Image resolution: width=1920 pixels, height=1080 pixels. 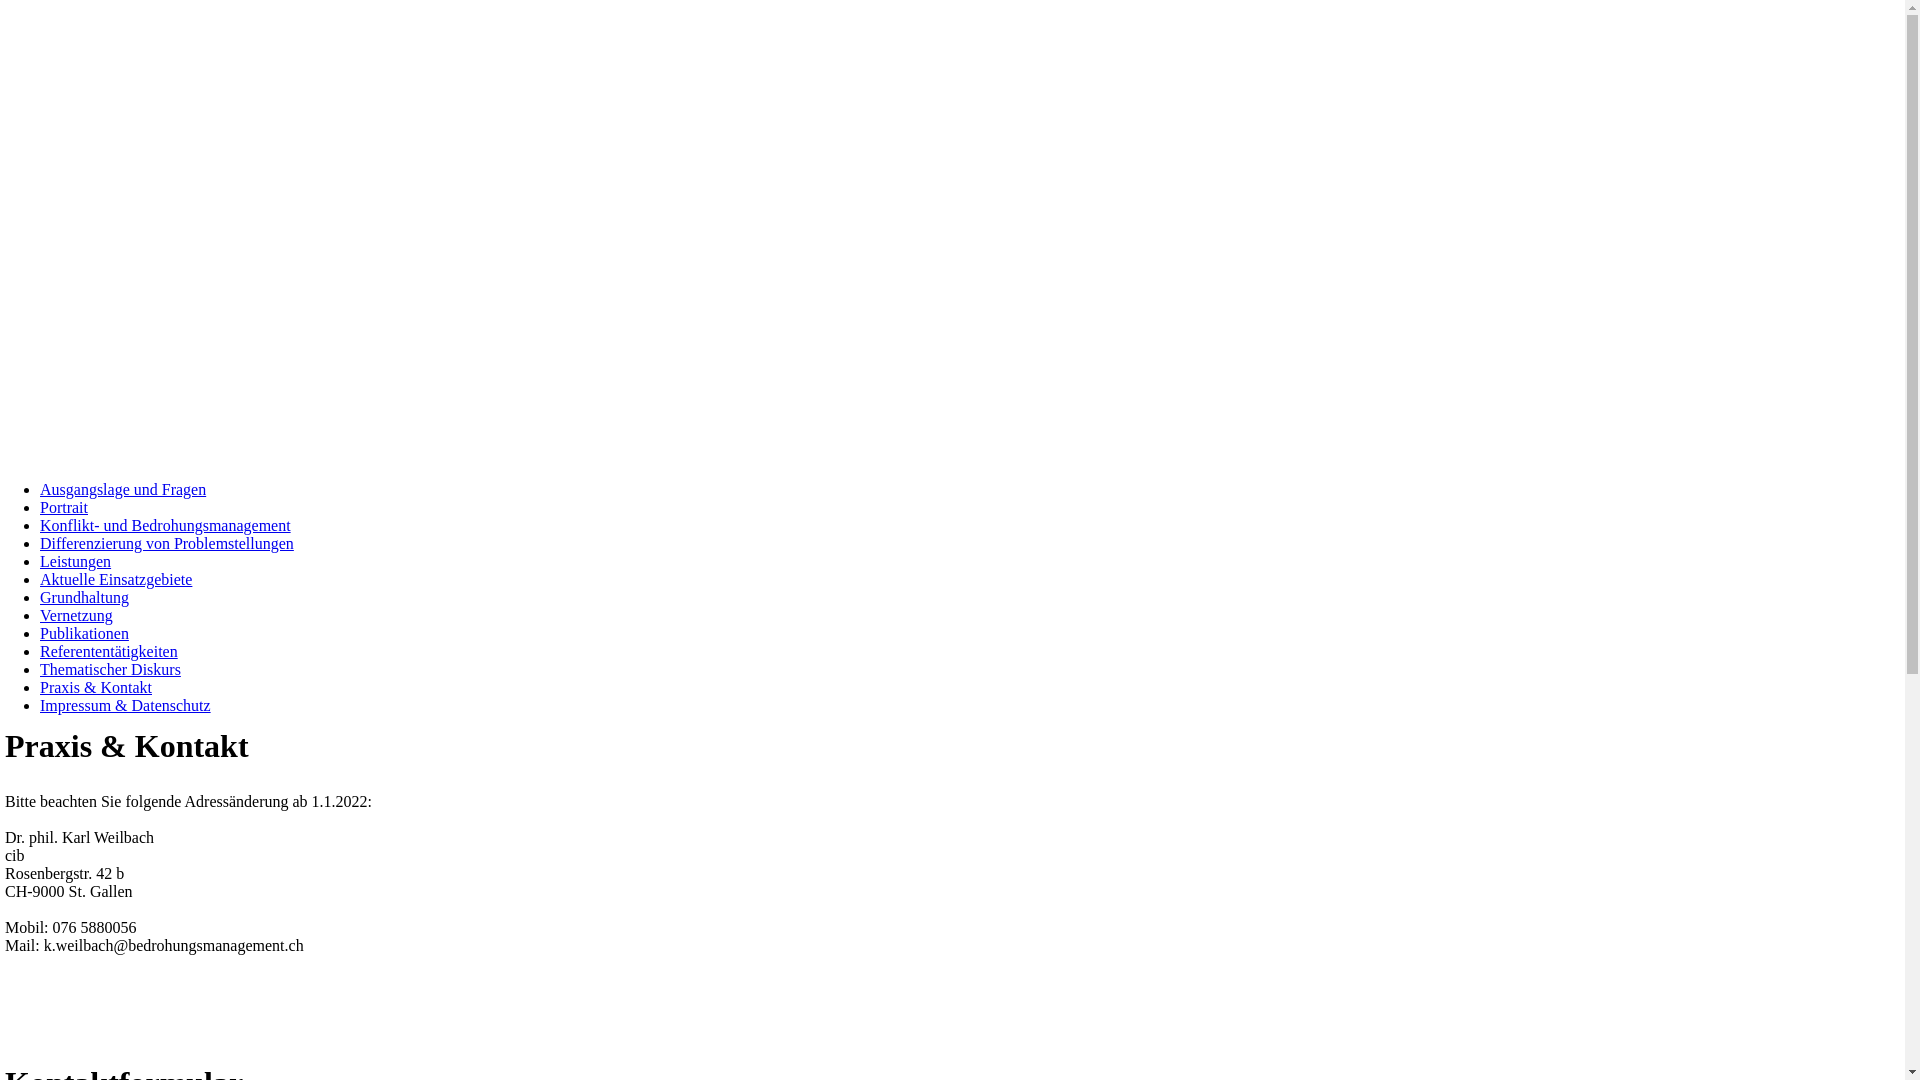 I want to click on 'Portrait', so click(x=63, y=506).